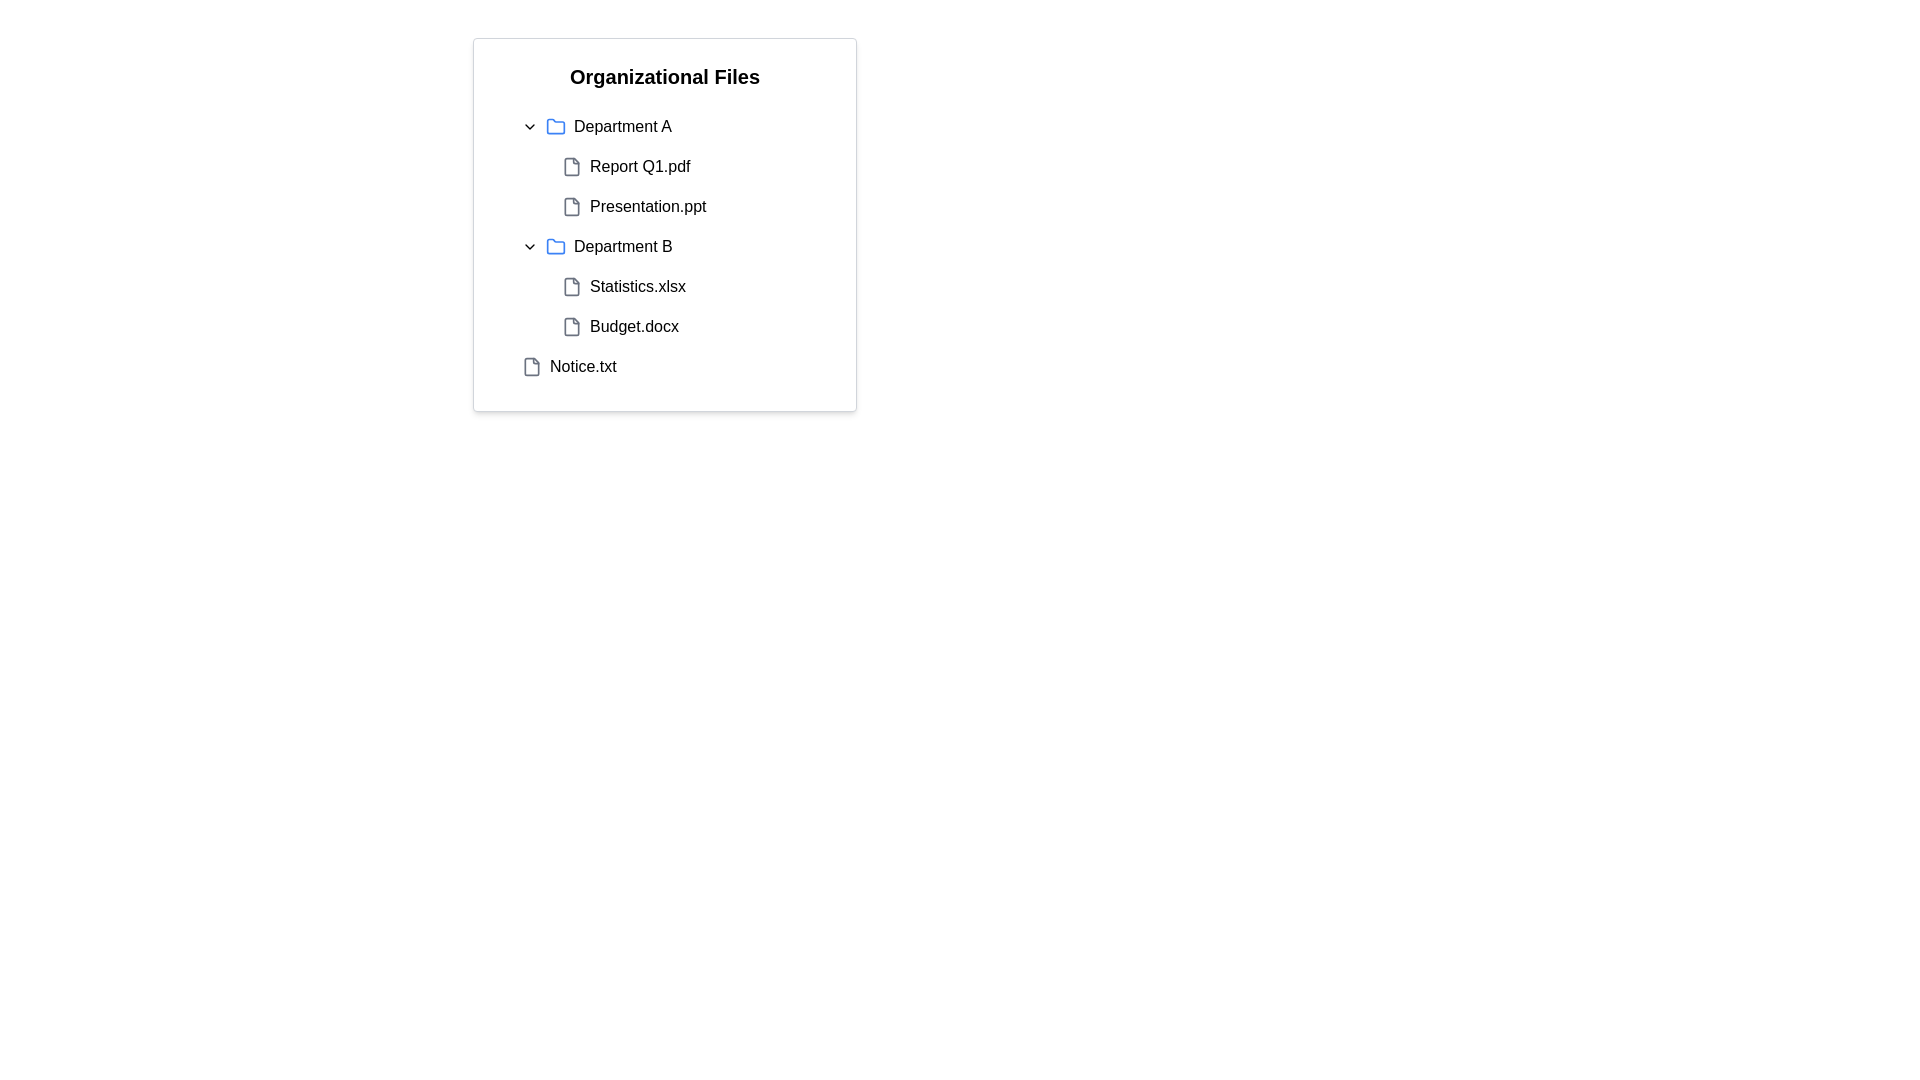  Describe the element at coordinates (570, 165) in the screenshot. I see `the document file icon, which is a rectangular shape with a folded top-right corner, located next to the text label 'Report Q1.pdf' in the 'Department A' section of the collapsible list interface` at that location.